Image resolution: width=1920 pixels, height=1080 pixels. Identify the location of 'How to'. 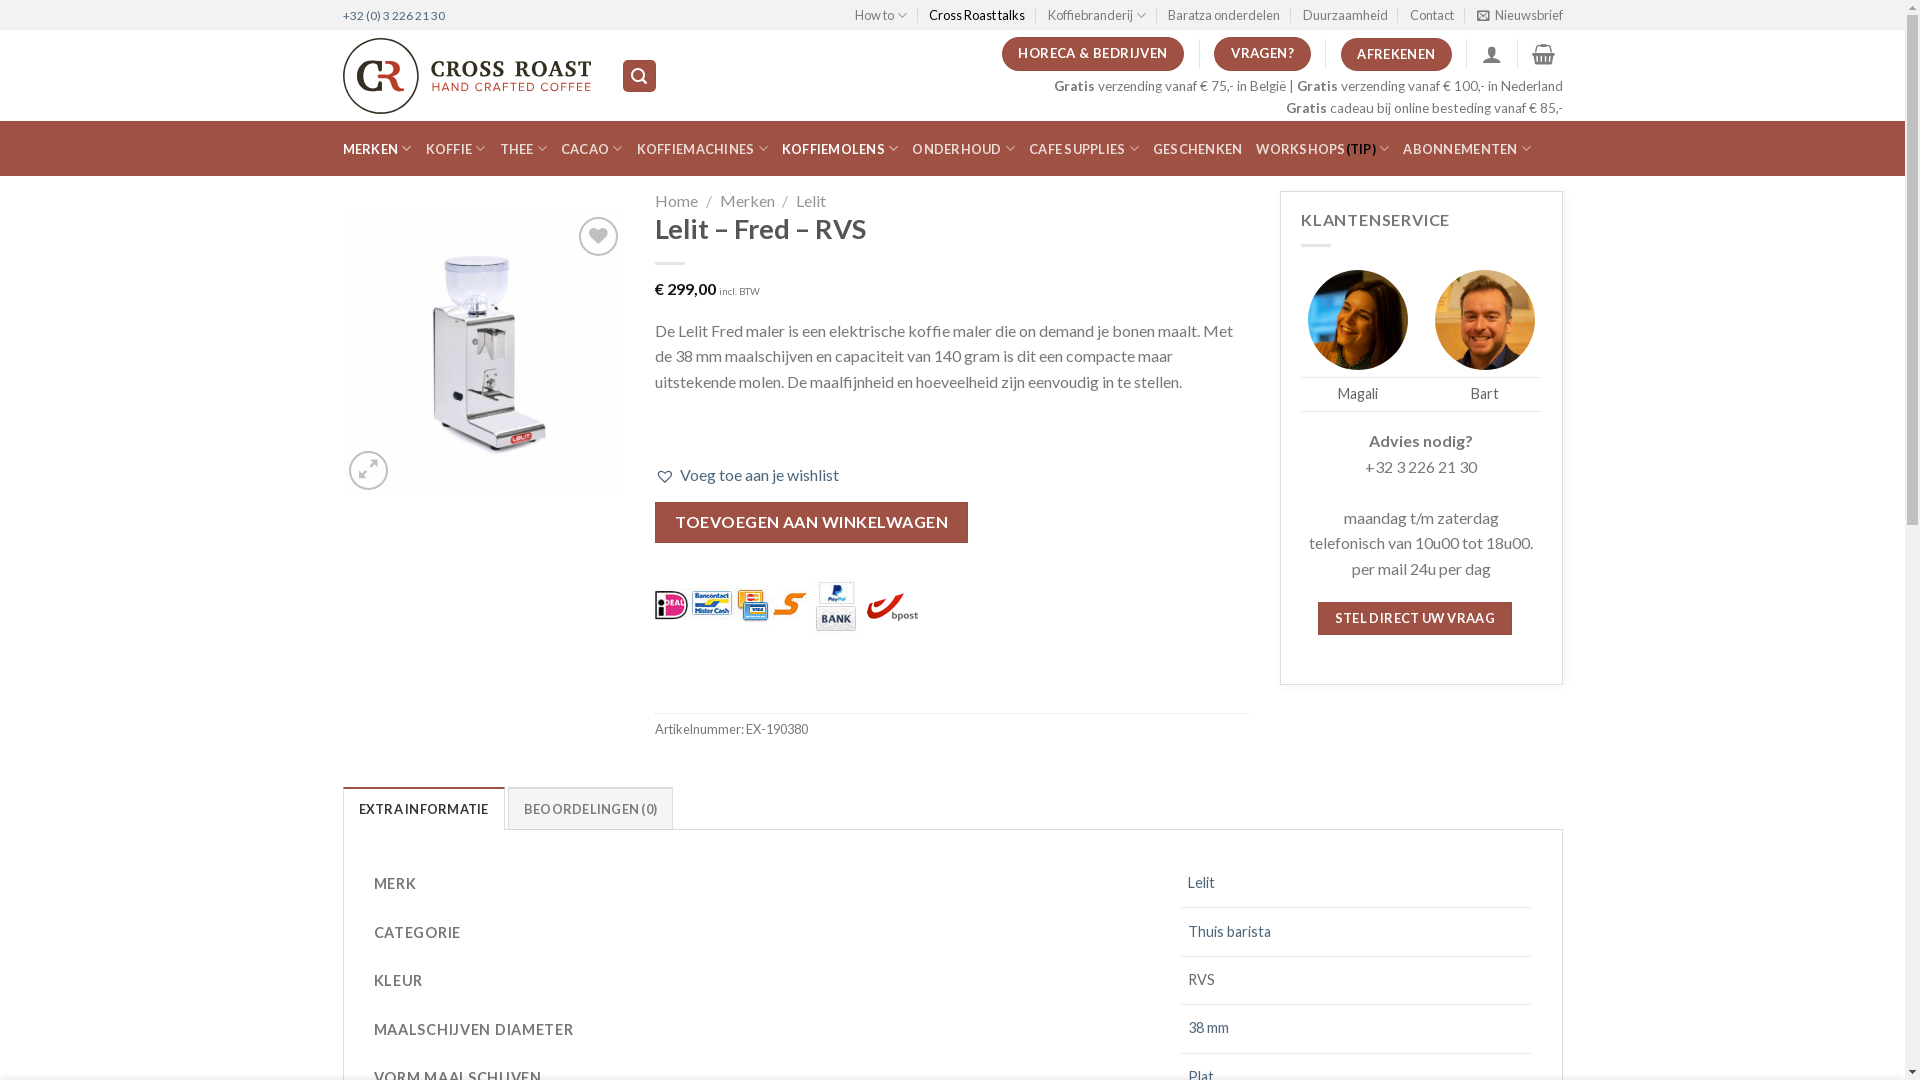
(880, 15).